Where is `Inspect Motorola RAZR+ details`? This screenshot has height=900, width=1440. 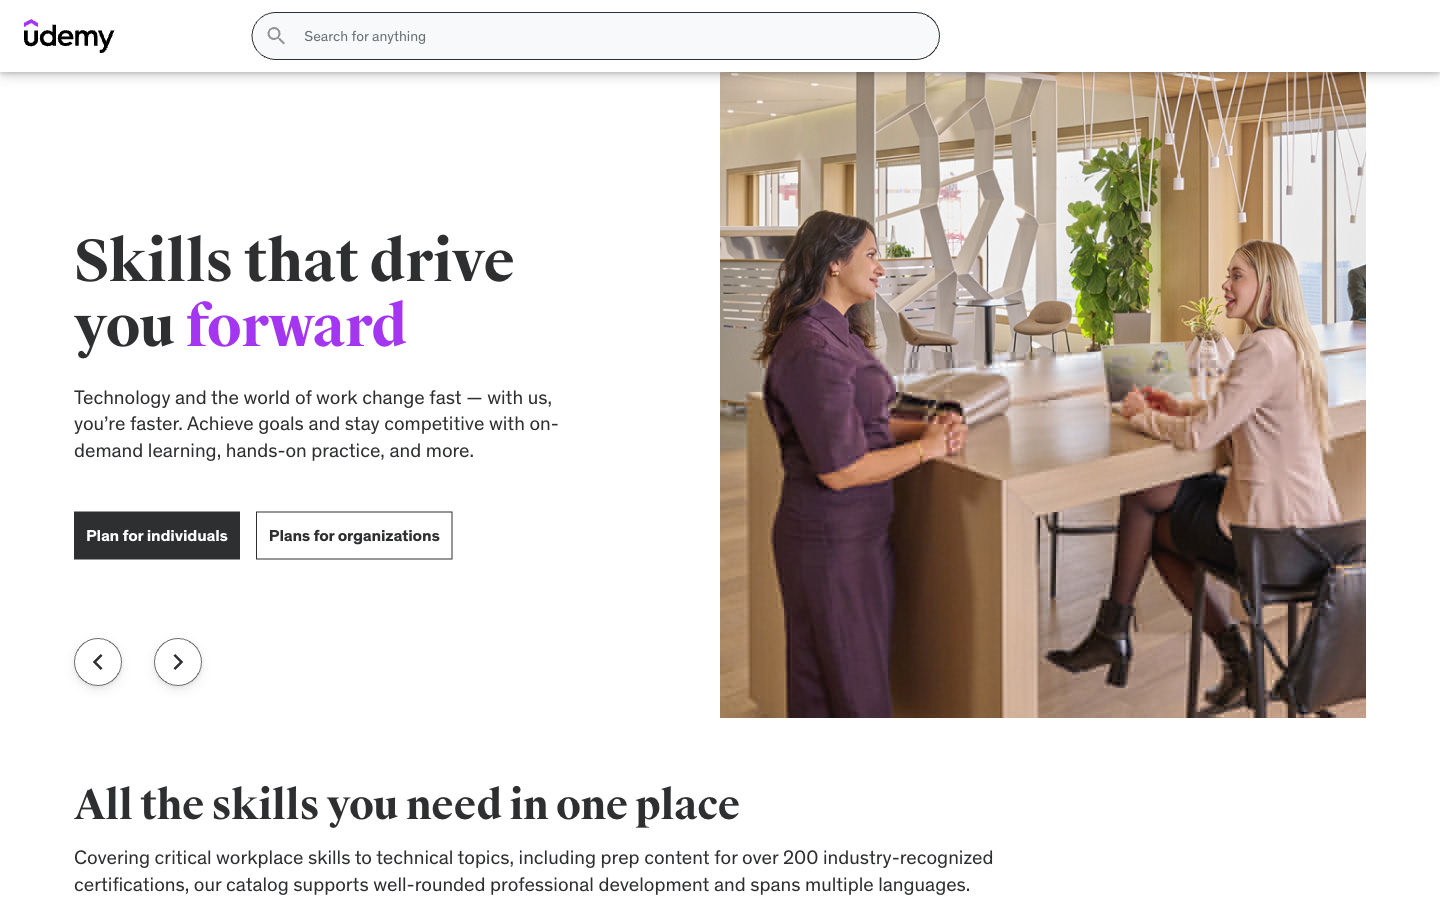
Inspect Motorola RAZR+ details is located at coordinates (1139, 835).